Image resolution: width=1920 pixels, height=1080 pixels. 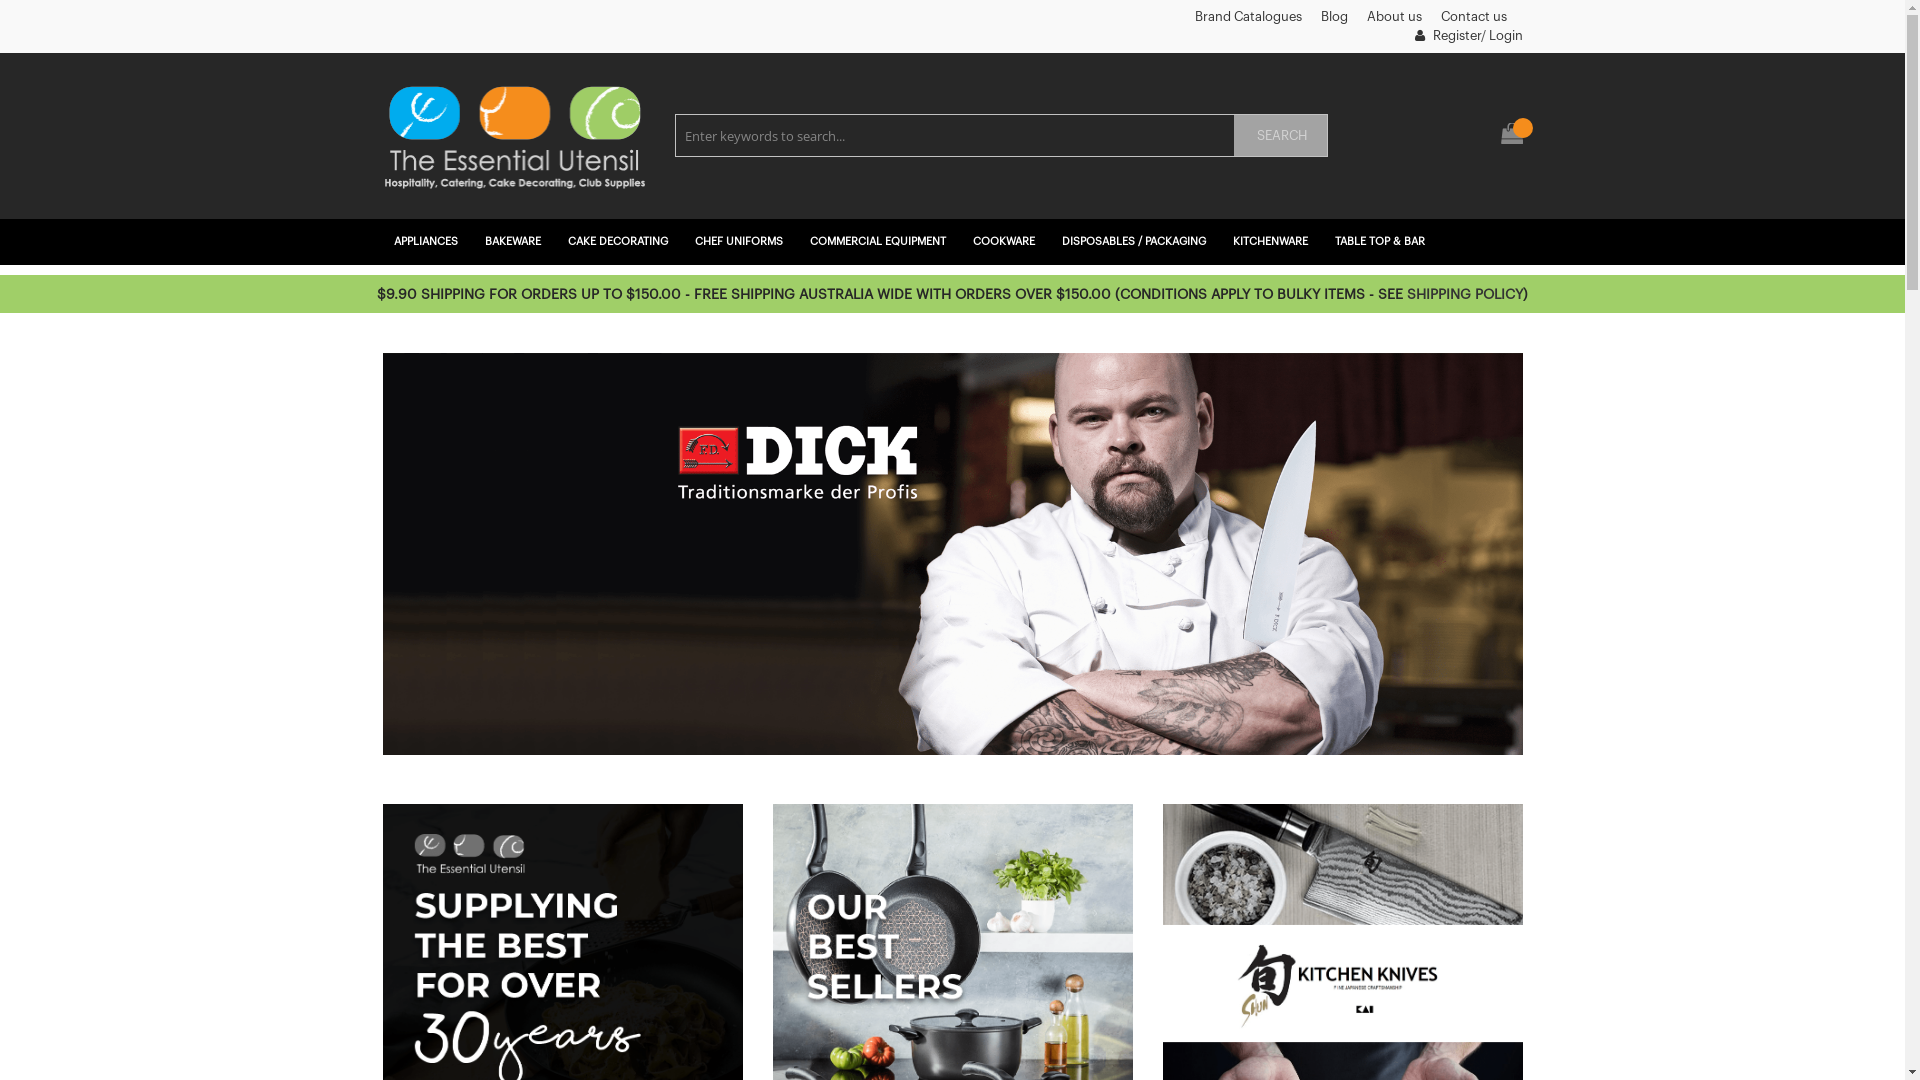 I want to click on 'KITCHENWARE', so click(x=1221, y=241).